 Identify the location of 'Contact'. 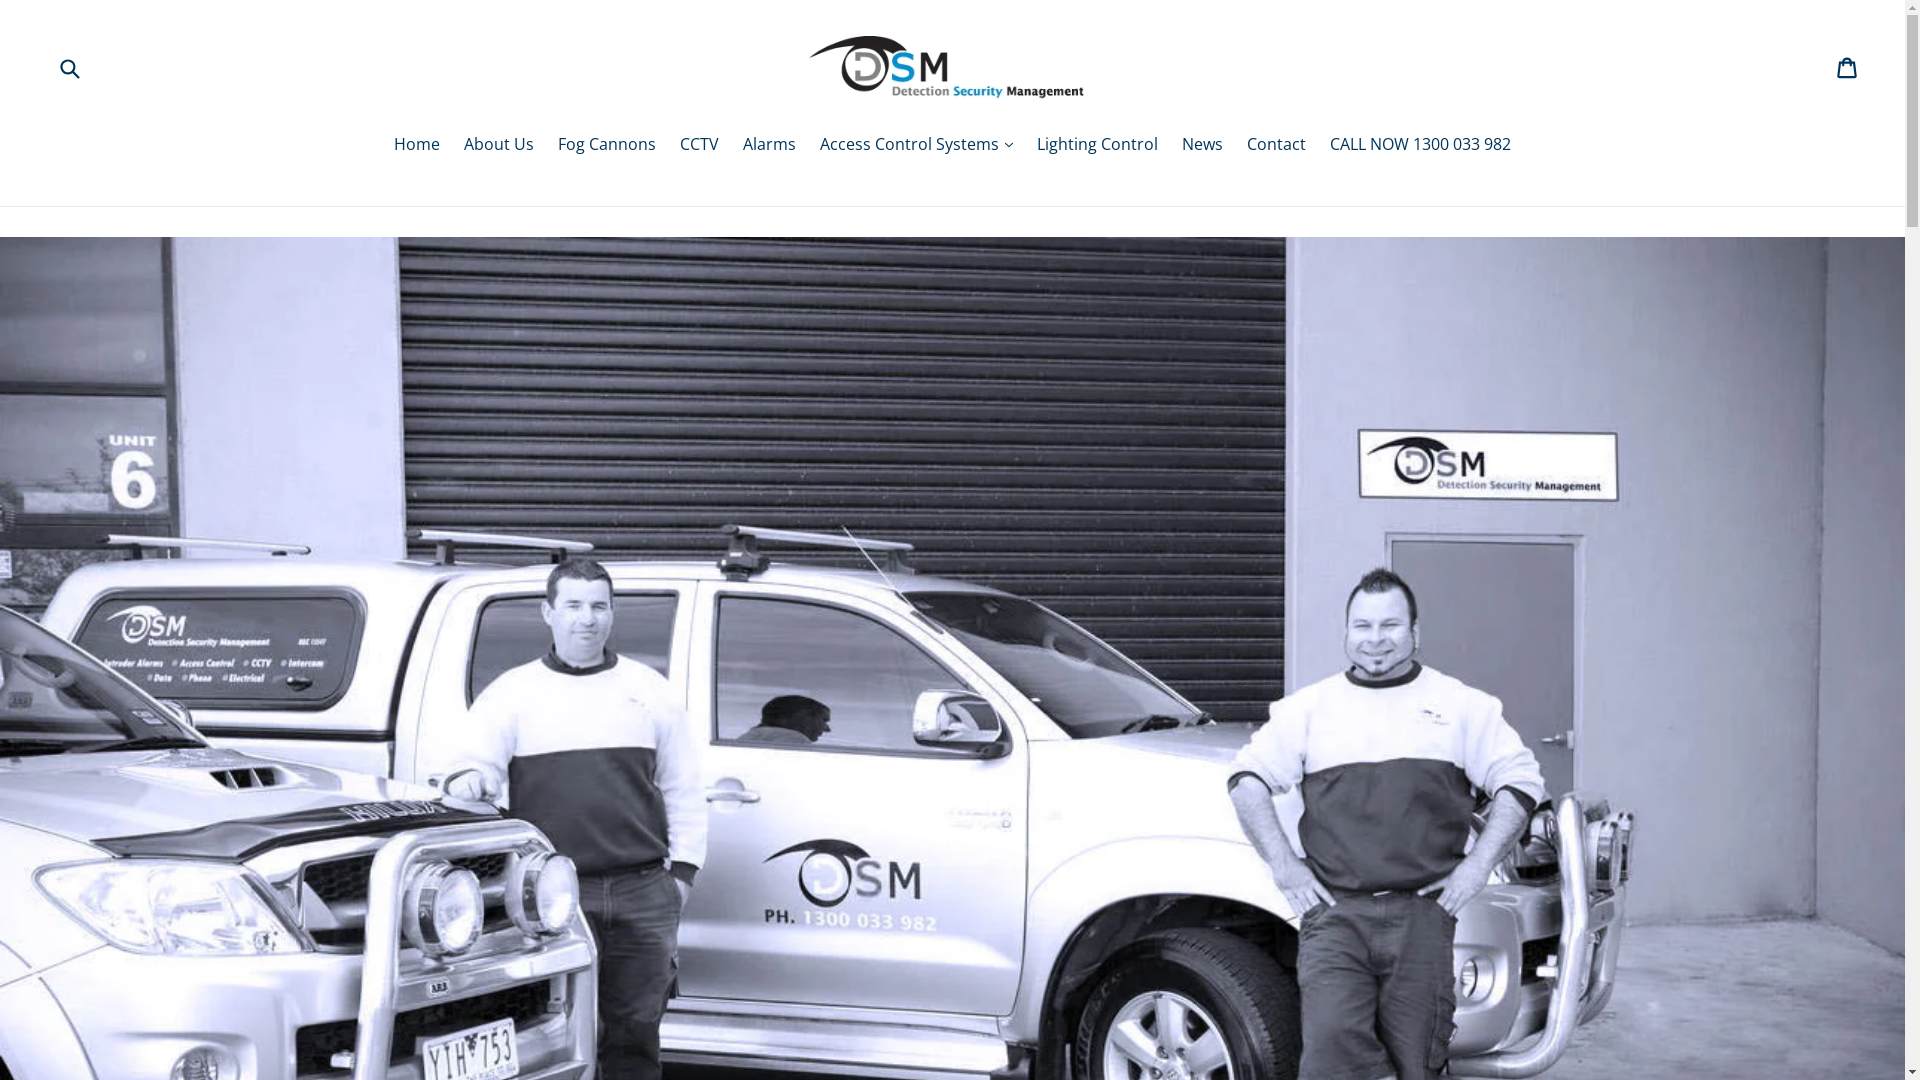
(1275, 144).